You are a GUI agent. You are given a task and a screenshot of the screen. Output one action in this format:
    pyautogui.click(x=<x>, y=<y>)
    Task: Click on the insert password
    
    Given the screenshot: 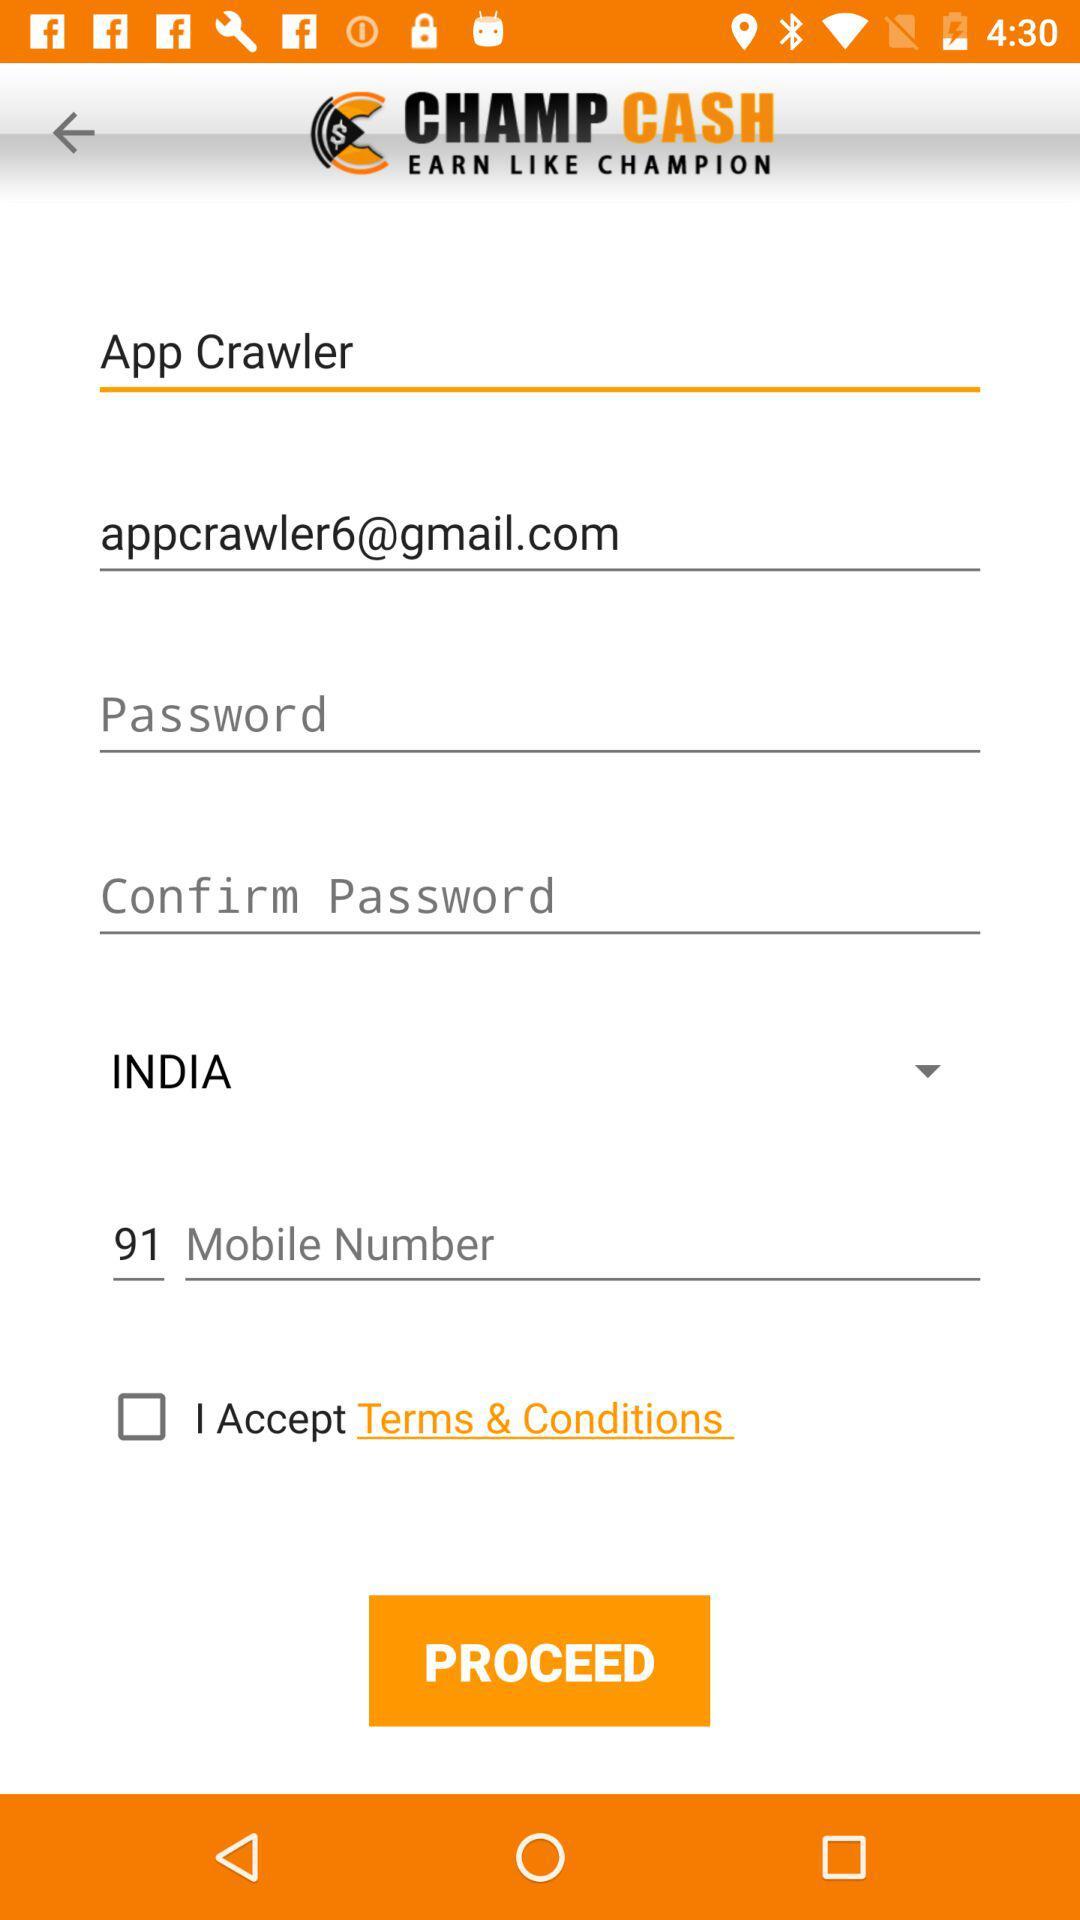 What is the action you would take?
    pyautogui.click(x=540, y=714)
    